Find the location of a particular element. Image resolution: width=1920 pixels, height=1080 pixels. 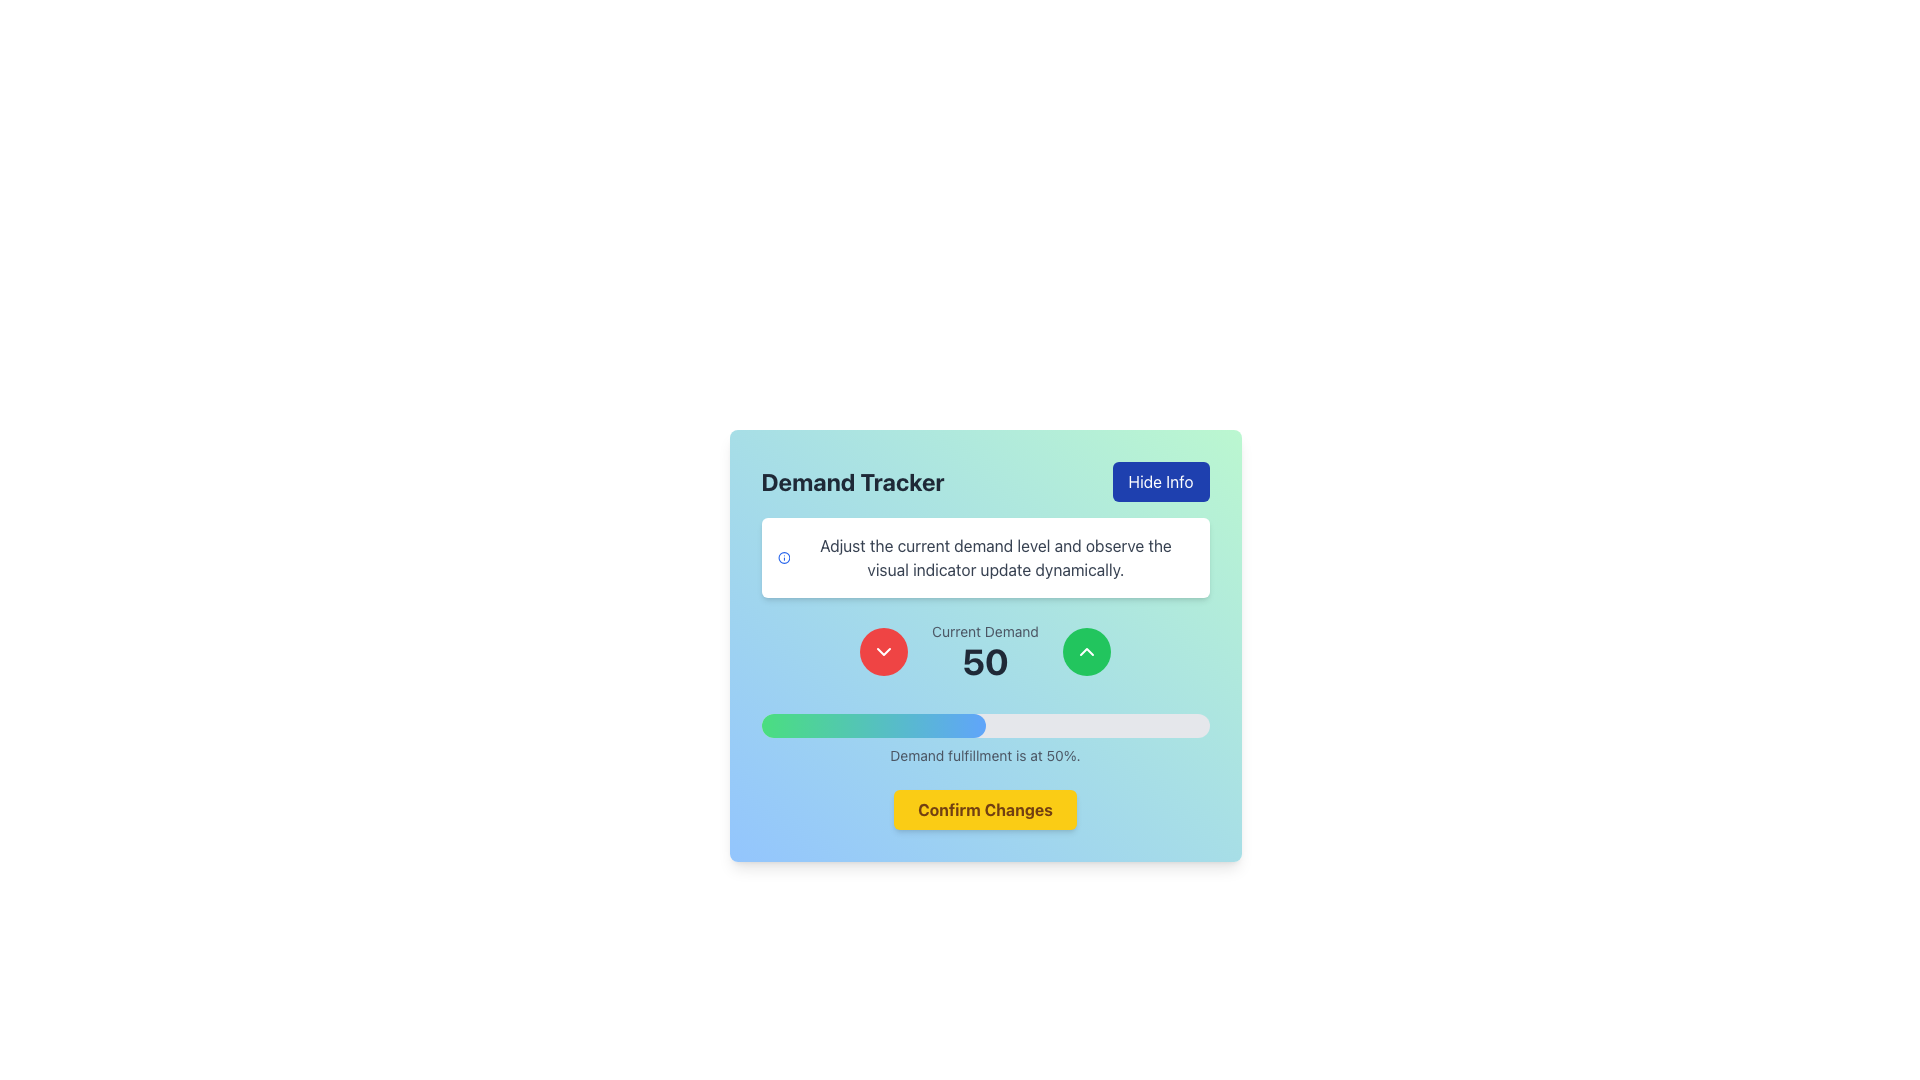

the 'Confirm Changes' button, which is a rectangular button with rounded corners, a bright yellow background, and bold dark yellow text, located at the bottom section of the card interface is located at coordinates (985, 810).